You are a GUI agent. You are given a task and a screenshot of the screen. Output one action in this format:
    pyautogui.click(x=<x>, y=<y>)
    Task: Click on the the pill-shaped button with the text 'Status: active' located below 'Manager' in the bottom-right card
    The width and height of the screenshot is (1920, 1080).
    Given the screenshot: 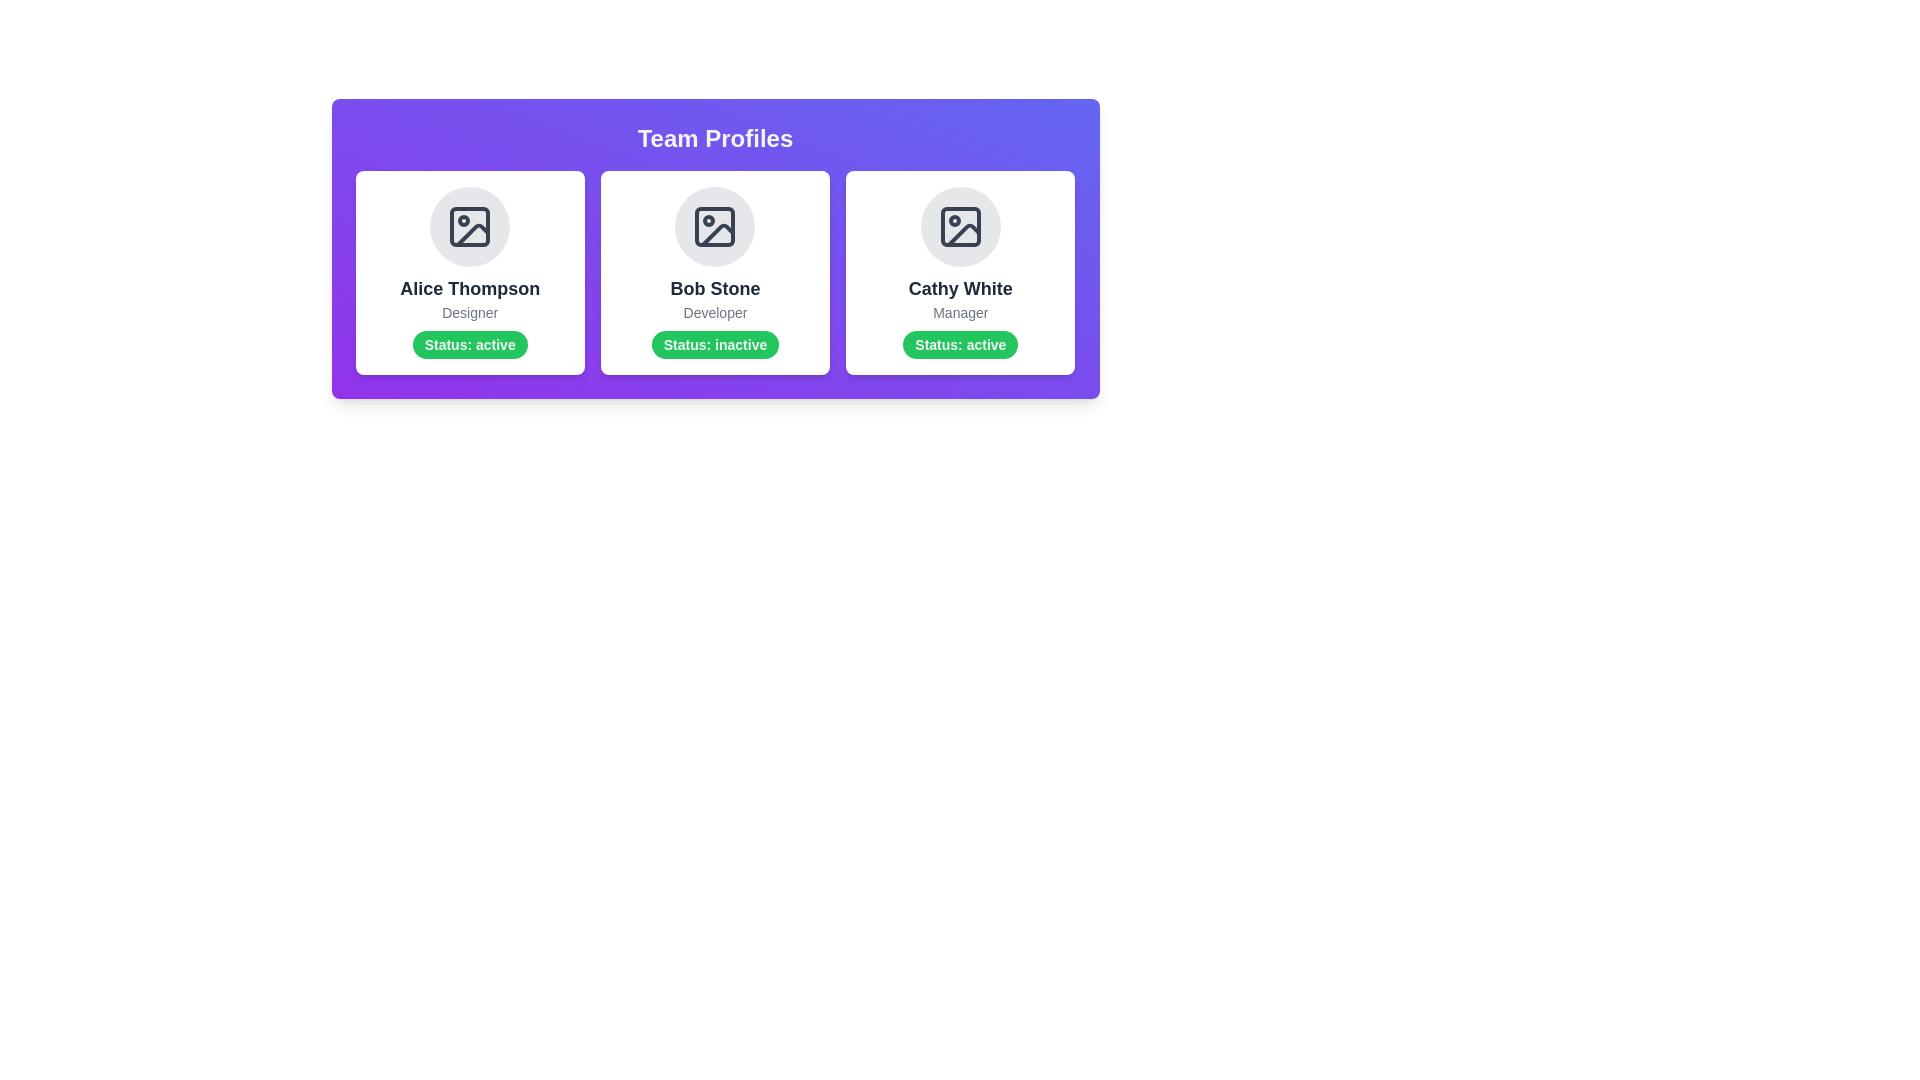 What is the action you would take?
    pyautogui.click(x=960, y=343)
    